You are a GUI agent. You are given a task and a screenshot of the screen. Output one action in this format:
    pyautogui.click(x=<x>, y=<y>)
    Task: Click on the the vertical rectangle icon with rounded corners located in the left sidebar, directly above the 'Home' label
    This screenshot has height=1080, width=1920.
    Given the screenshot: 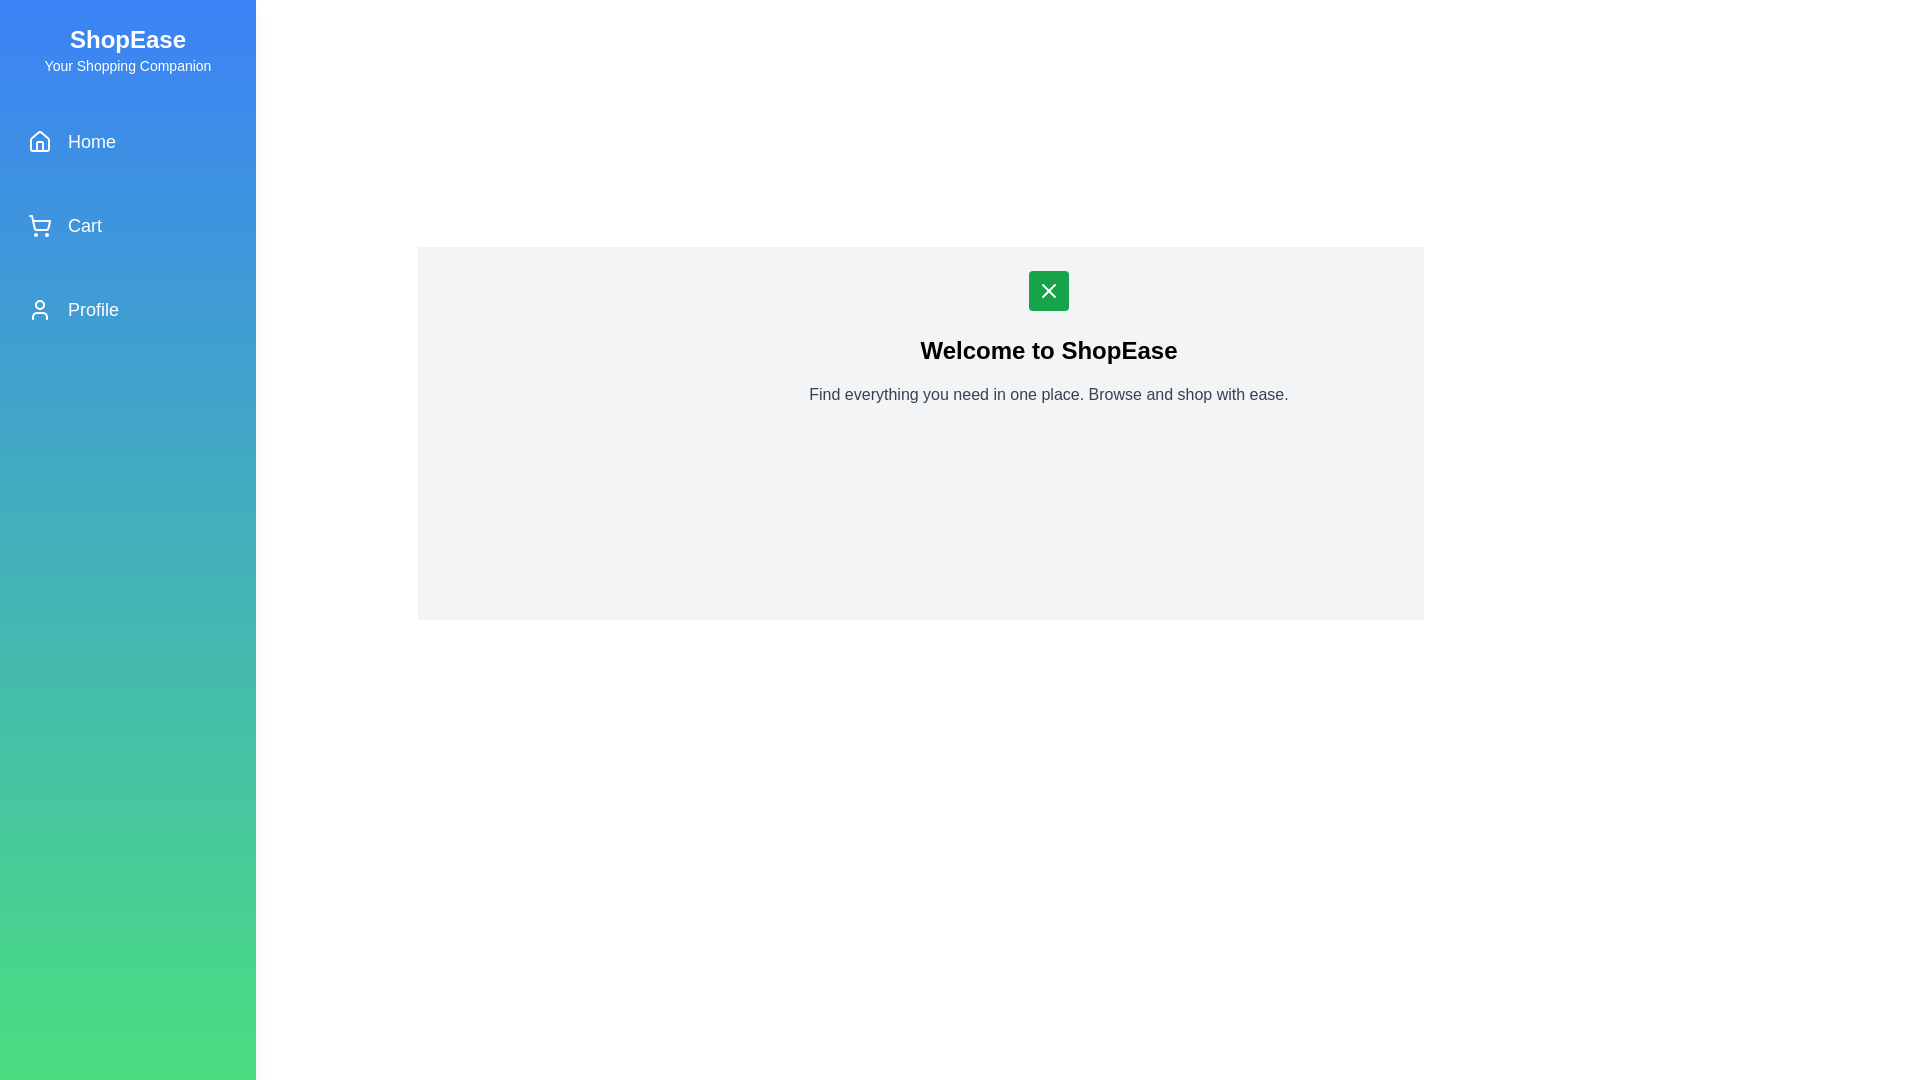 What is the action you would take?
    pyautogui.click(x=39, y=145)
    